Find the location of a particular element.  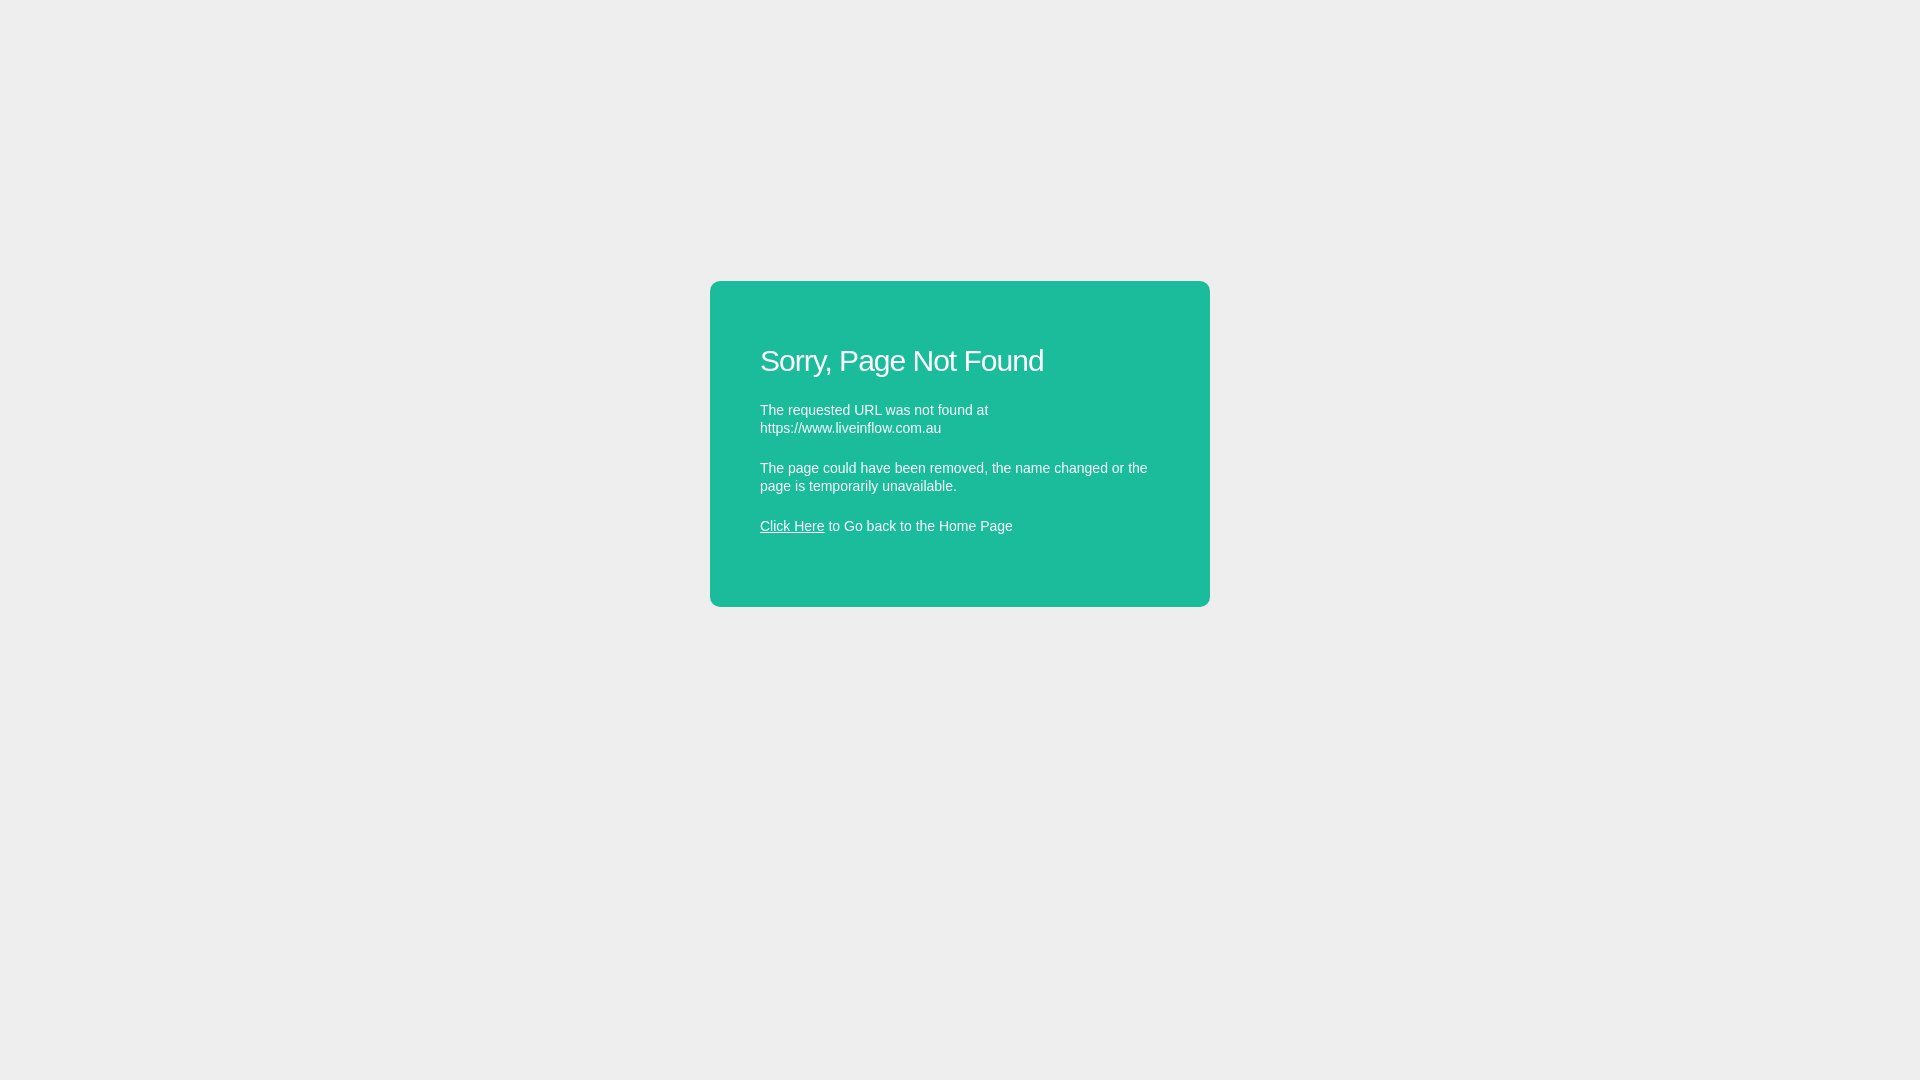

'Click Here' is located at coordinates (791, 524).